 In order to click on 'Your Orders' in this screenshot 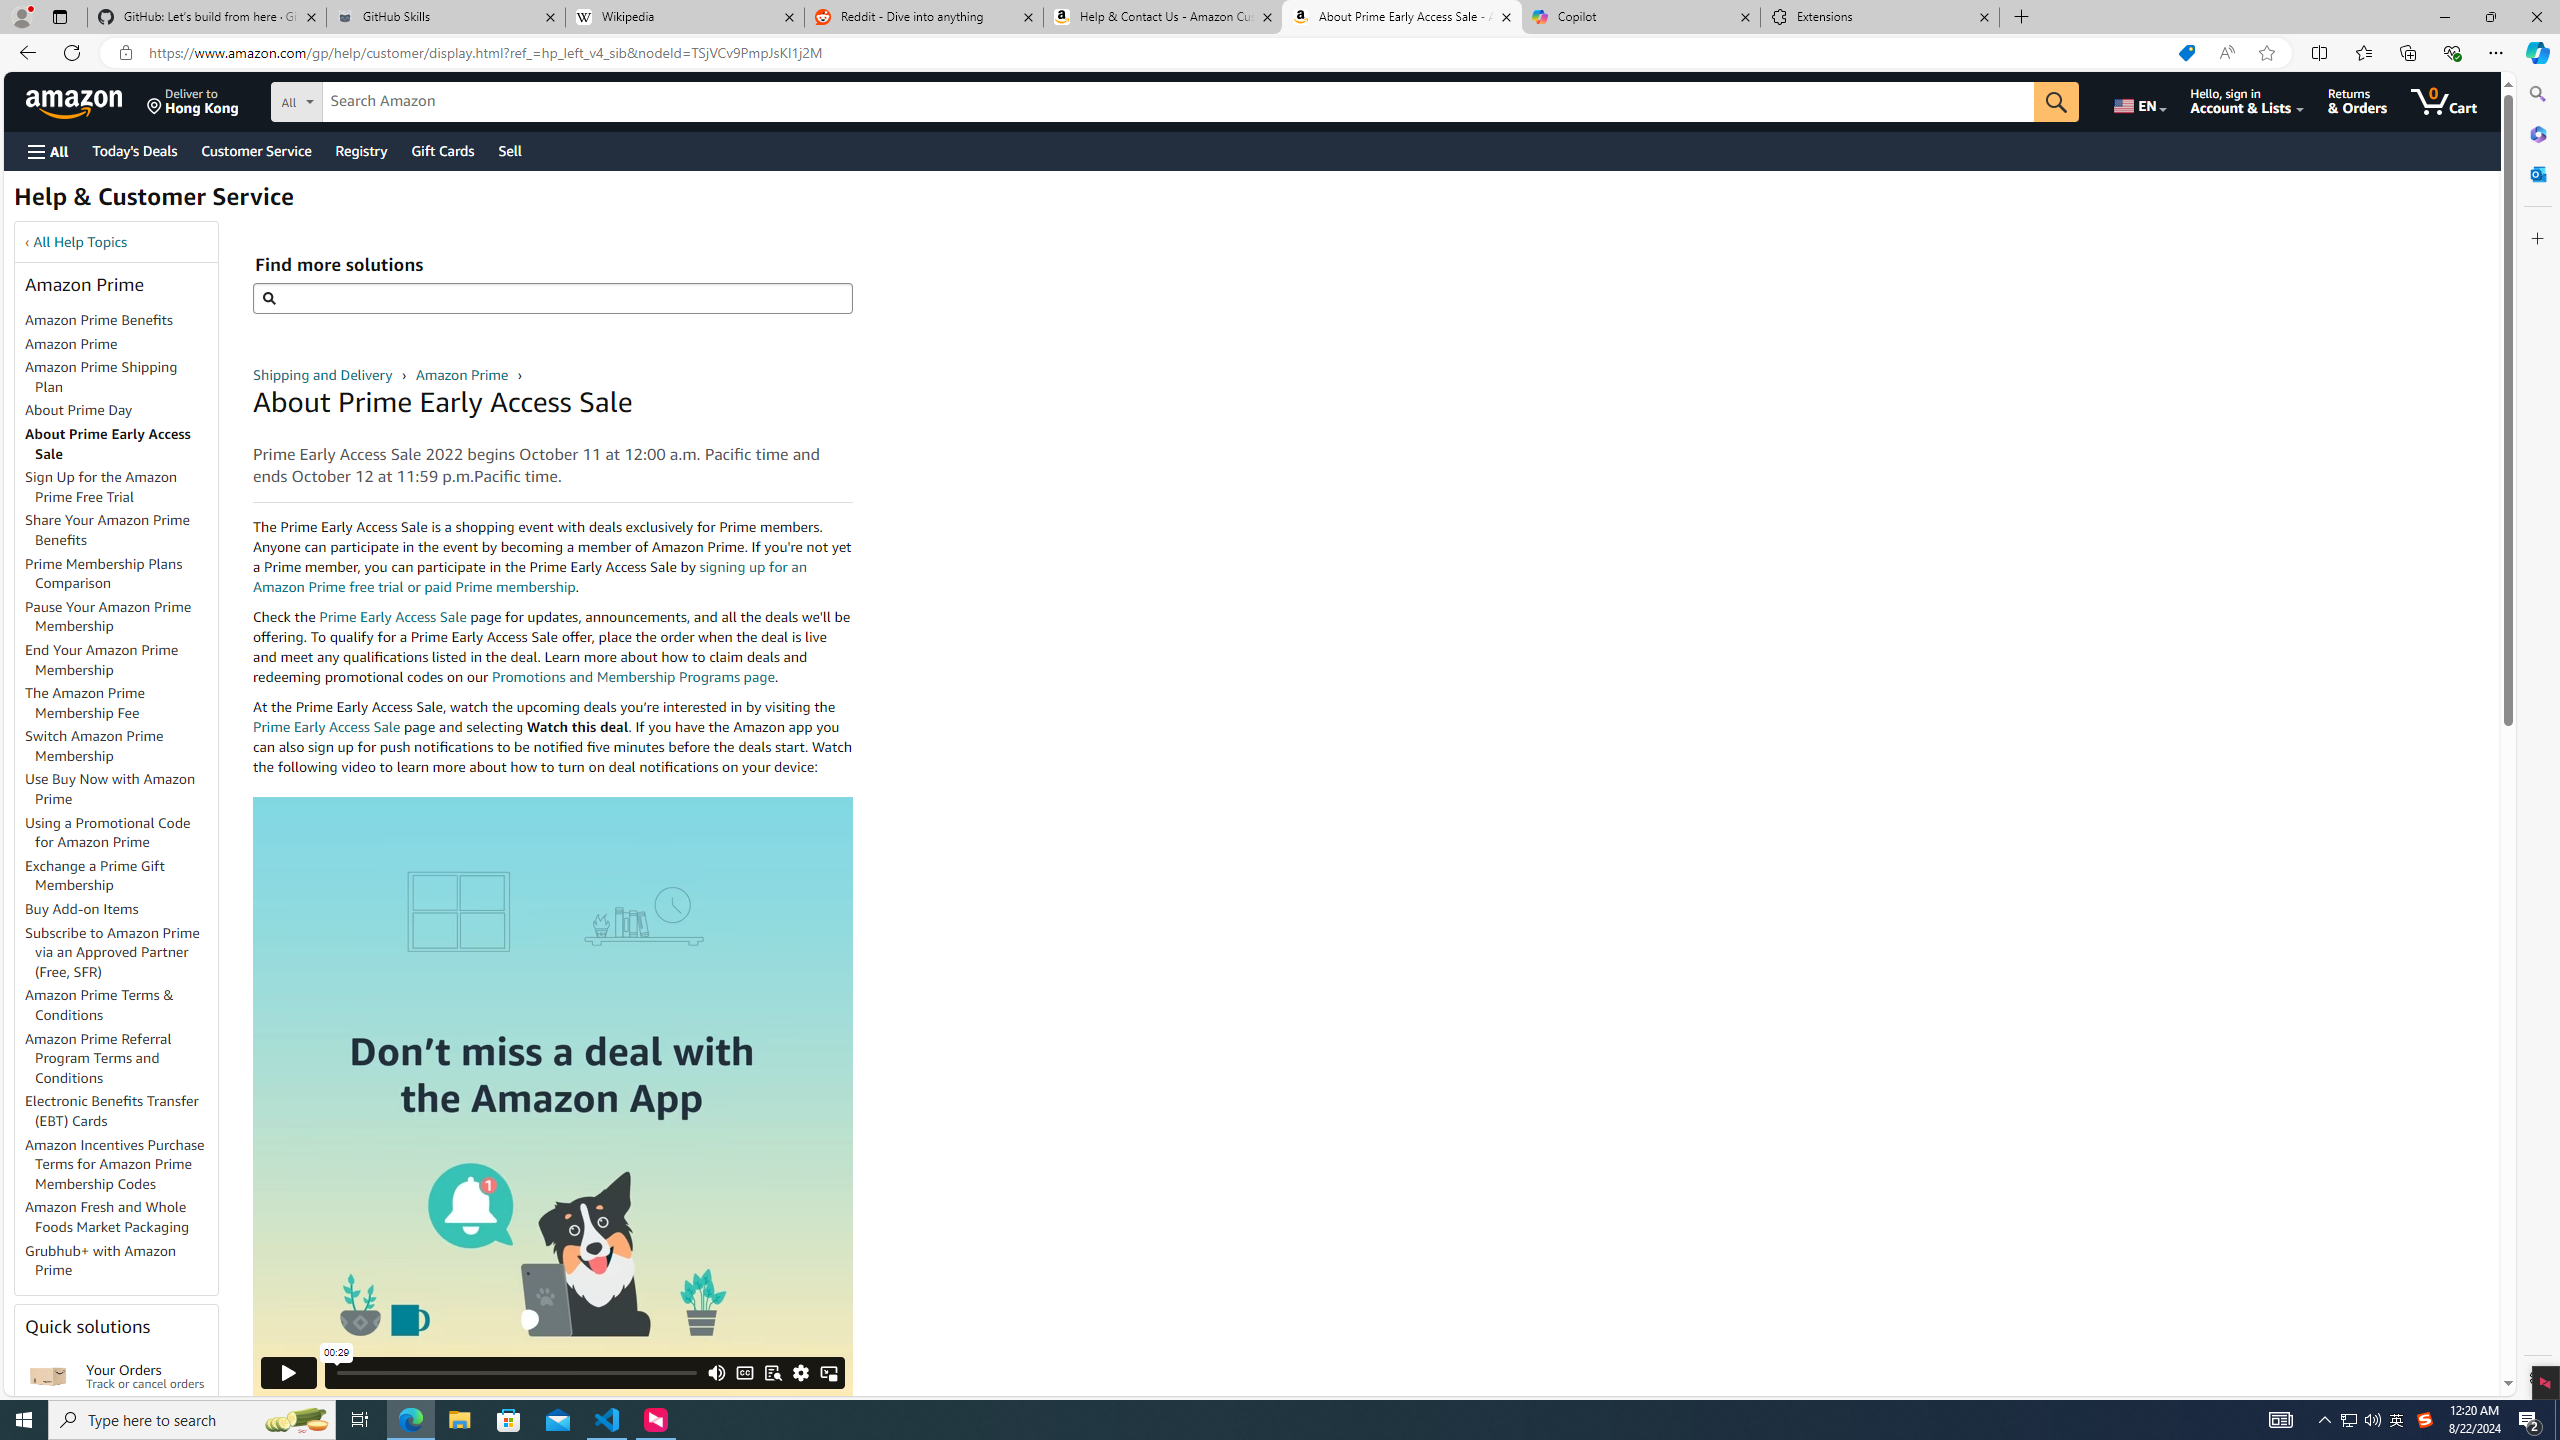, I will do `click(48, 1374)`.